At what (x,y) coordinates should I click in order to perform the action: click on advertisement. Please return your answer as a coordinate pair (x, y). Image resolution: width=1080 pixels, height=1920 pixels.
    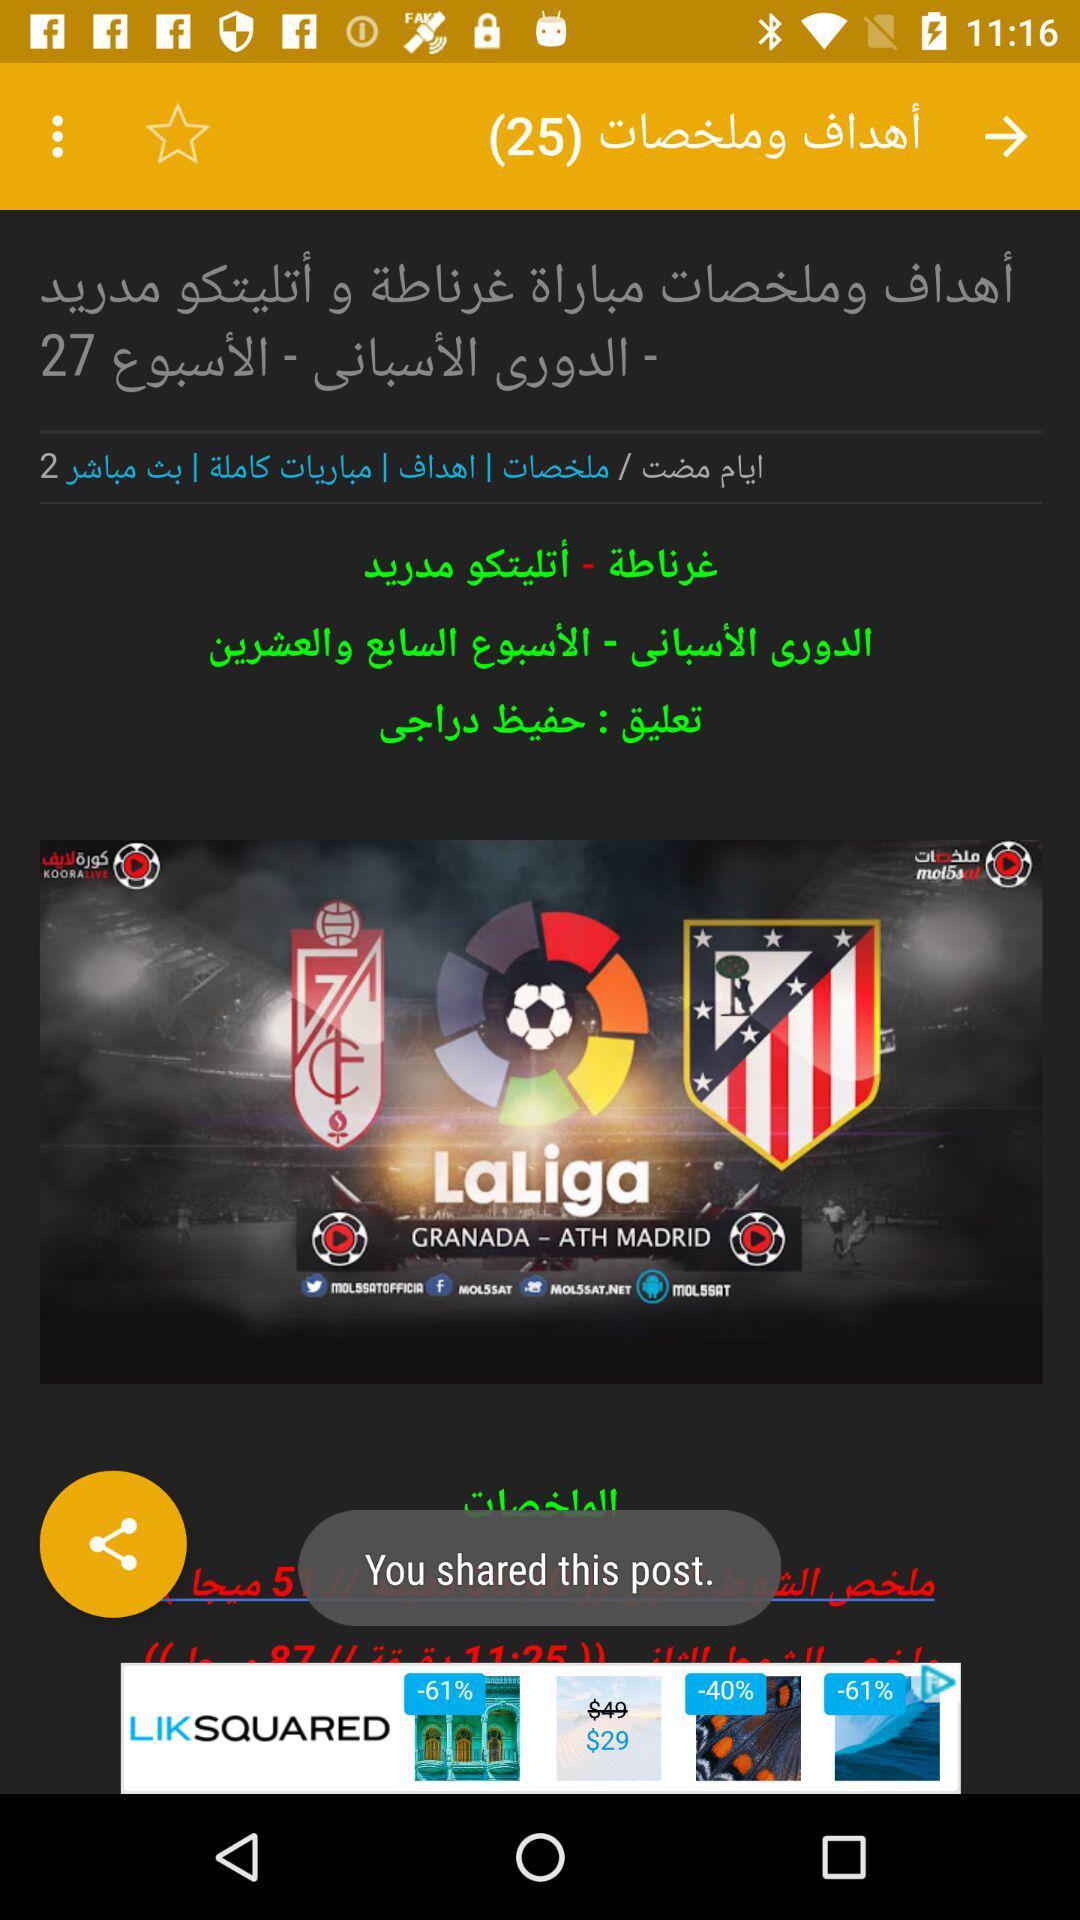
    Looking at the image, I should click on (540, 1727).